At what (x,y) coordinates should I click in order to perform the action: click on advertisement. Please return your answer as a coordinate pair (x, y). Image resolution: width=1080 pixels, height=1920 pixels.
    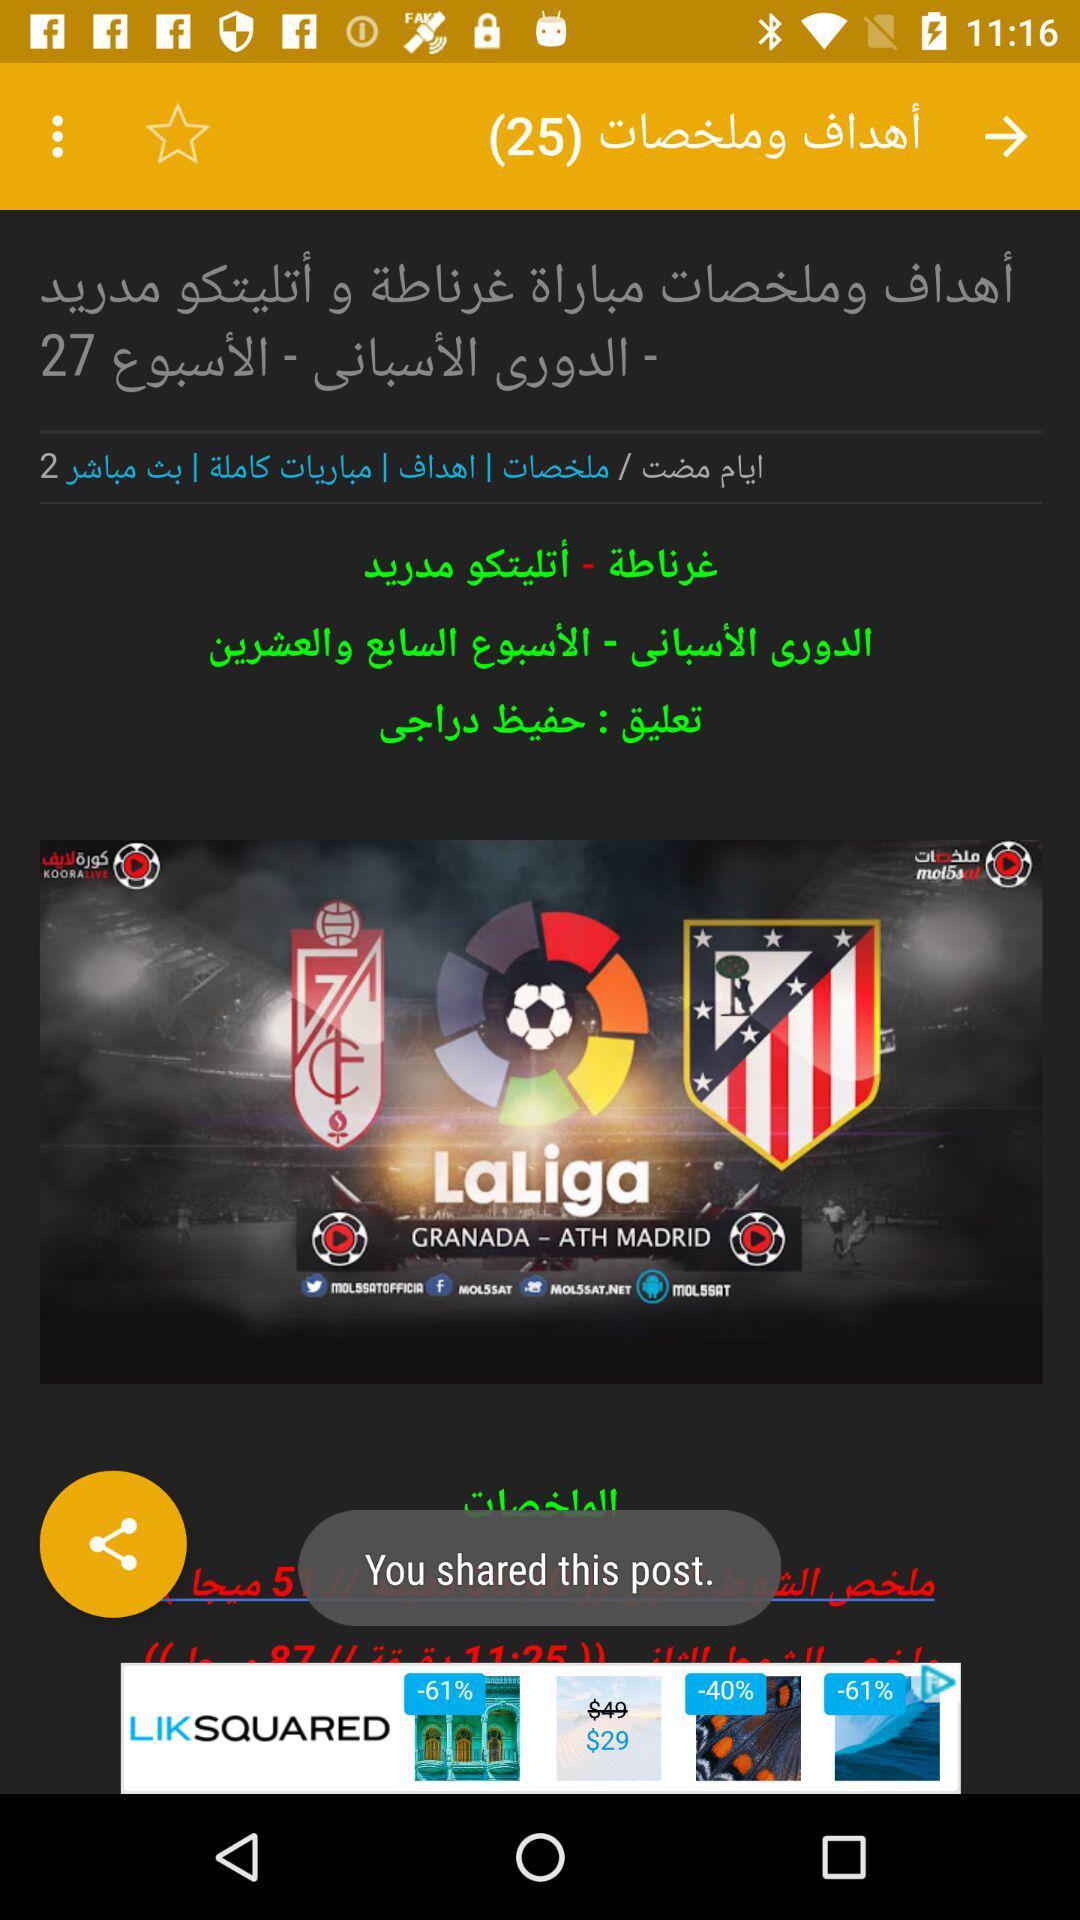
    Looking at the image, I should click on (540, 1727).